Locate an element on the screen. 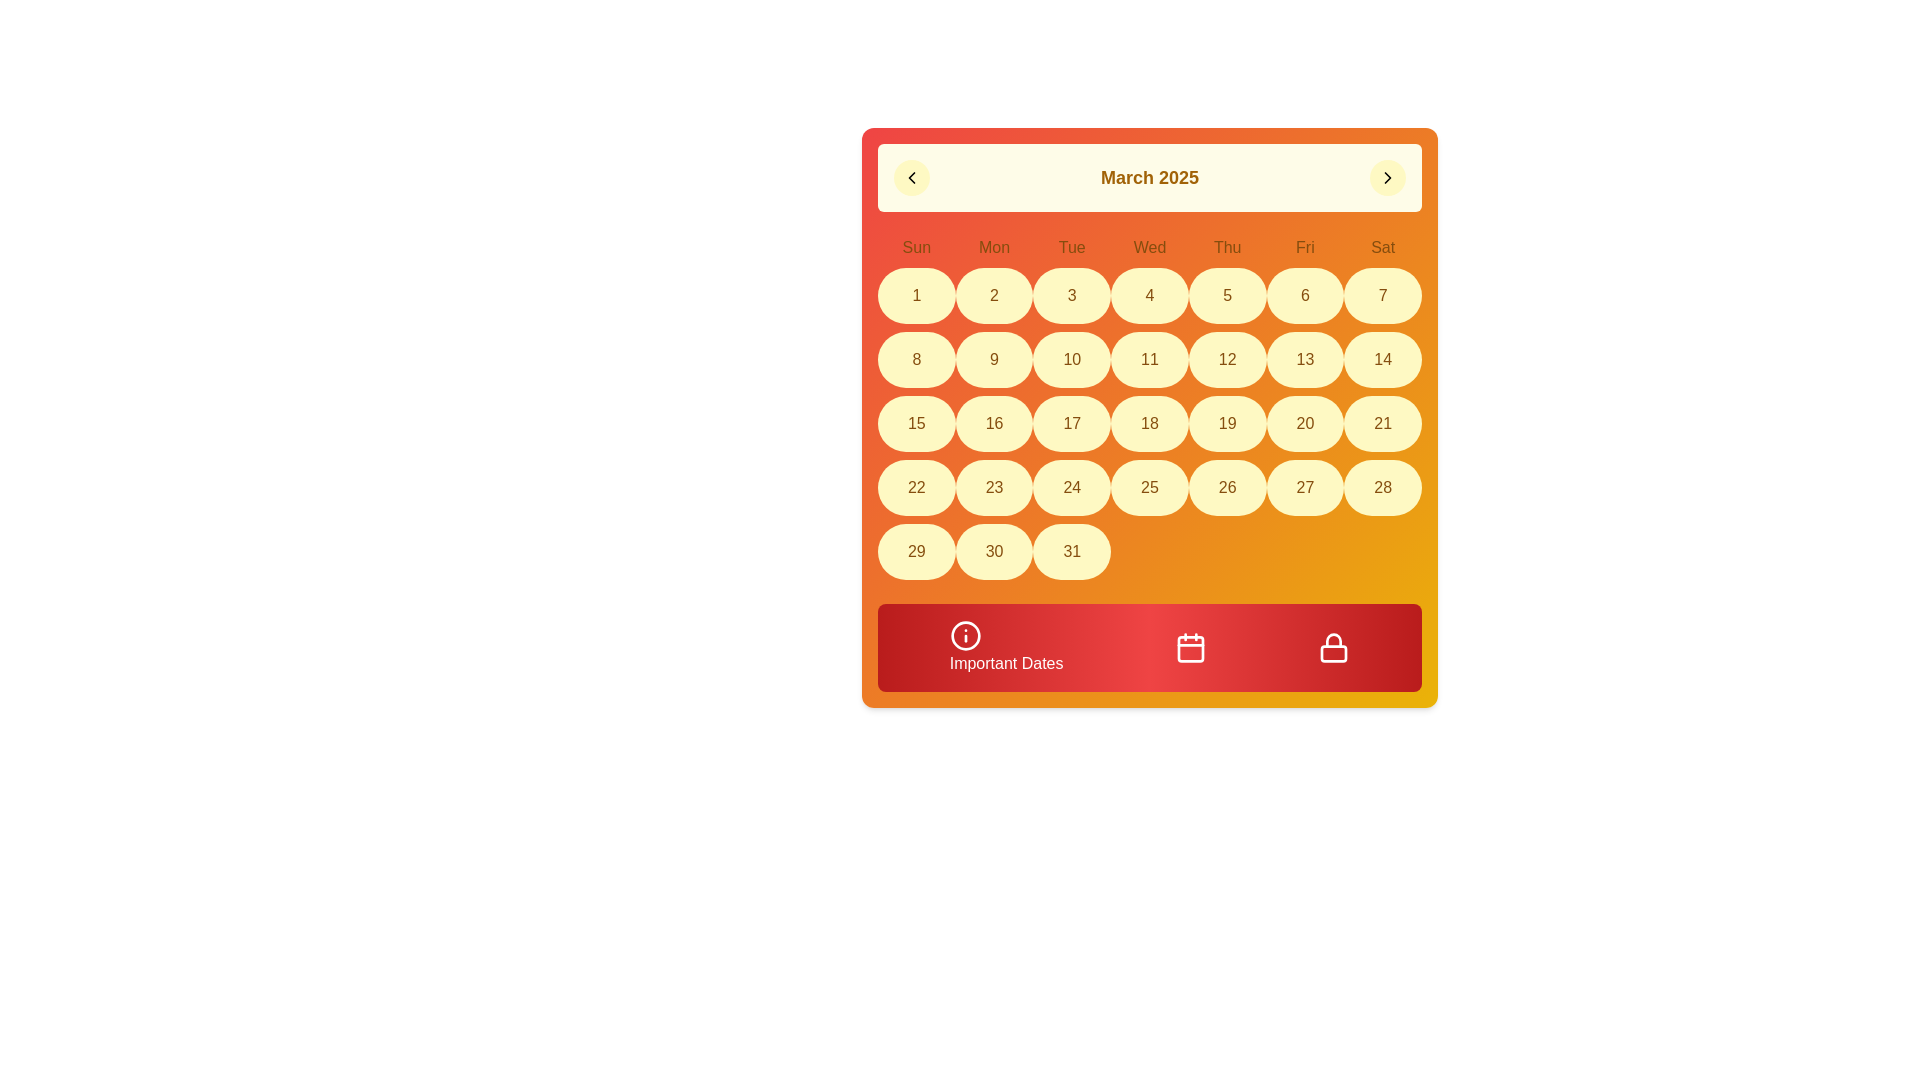 The width and height of the screenshot is (1920, 1080). the button representing the 30th day of March 2025 in the calendar grid is located at coordinates (994, 551).